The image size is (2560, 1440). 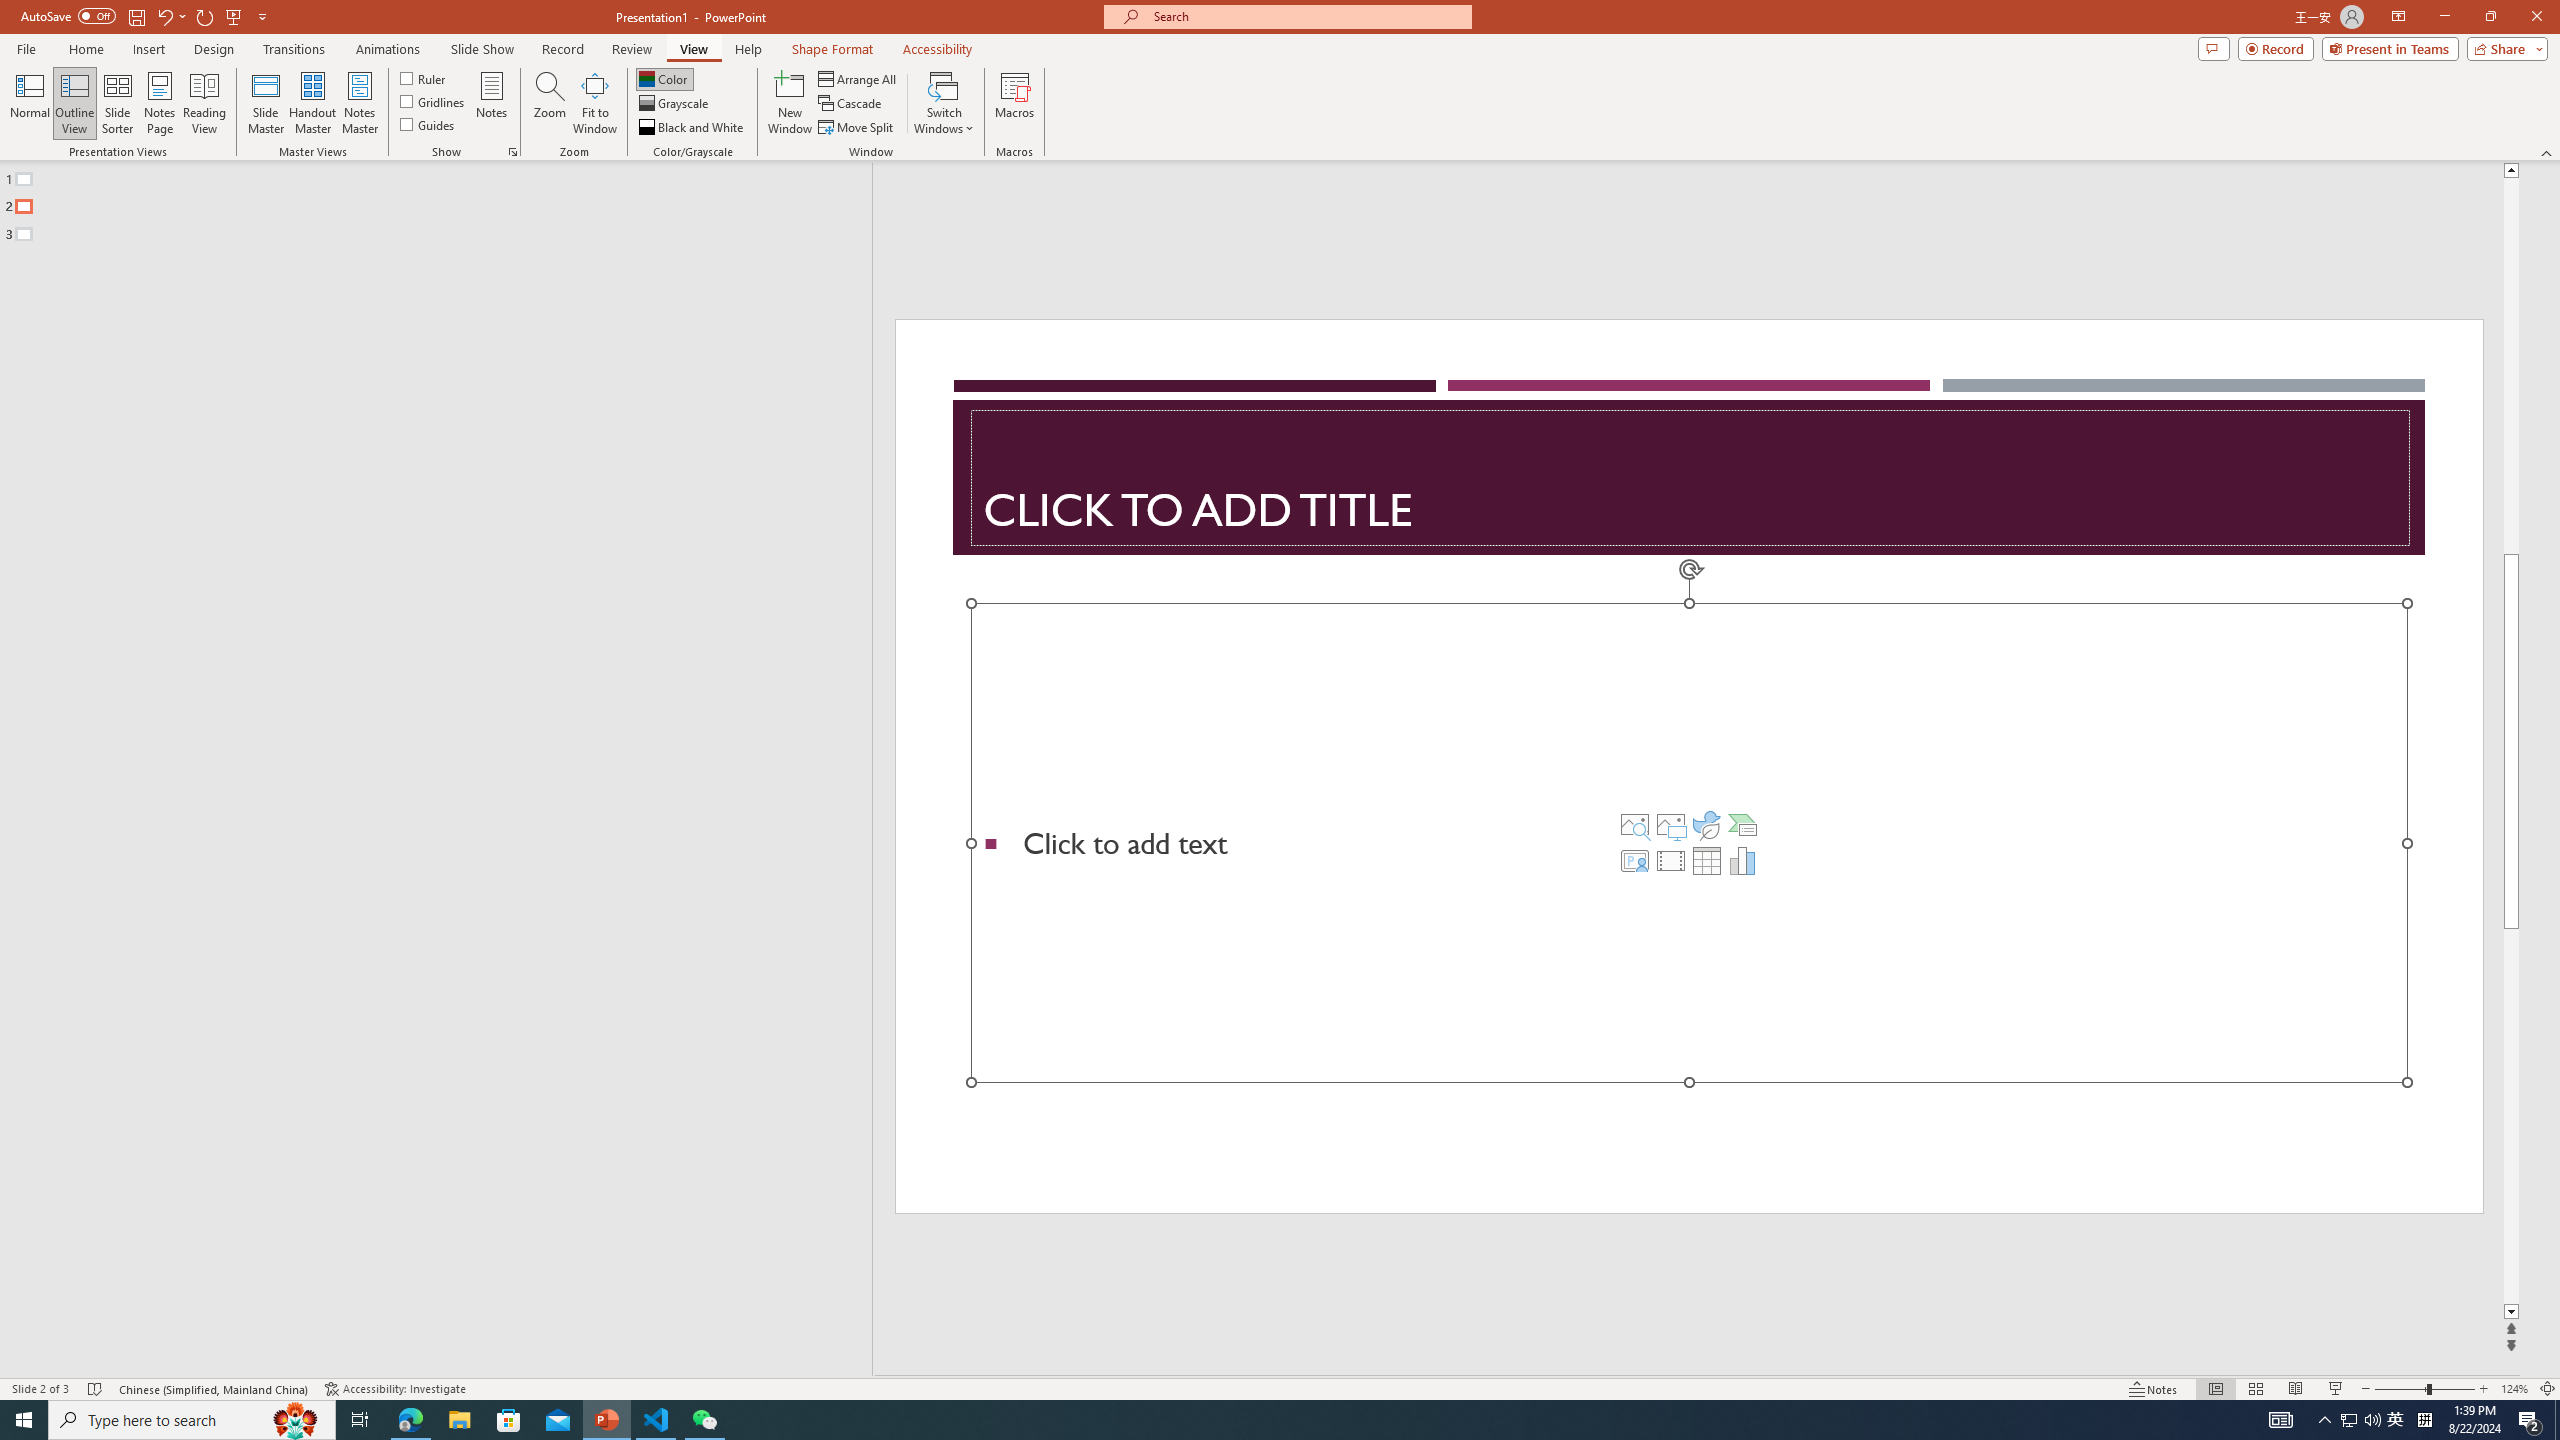 I want to click on 'Move Split', so click(x=856, y=127).